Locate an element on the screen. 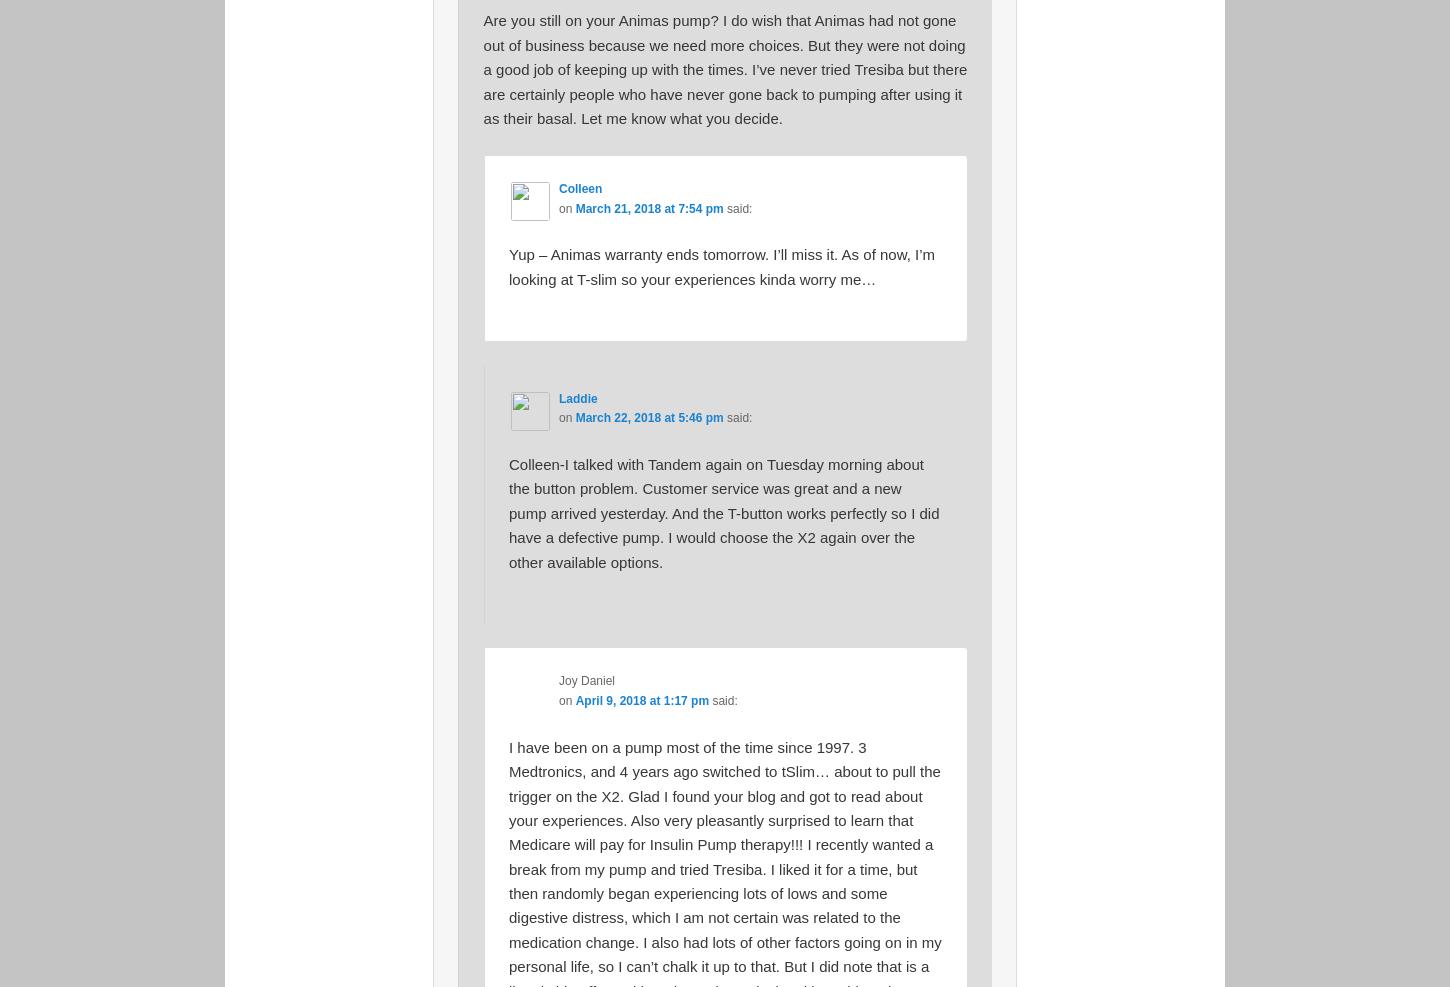 The height and width of the screenshot is (987, 1450). 'Yup – Animas warranty ends tomorrow. I’ll miss it. As of now, I’m looking at T-slim so your experiences kinda worry me…' is located at coordinates (507, 266).